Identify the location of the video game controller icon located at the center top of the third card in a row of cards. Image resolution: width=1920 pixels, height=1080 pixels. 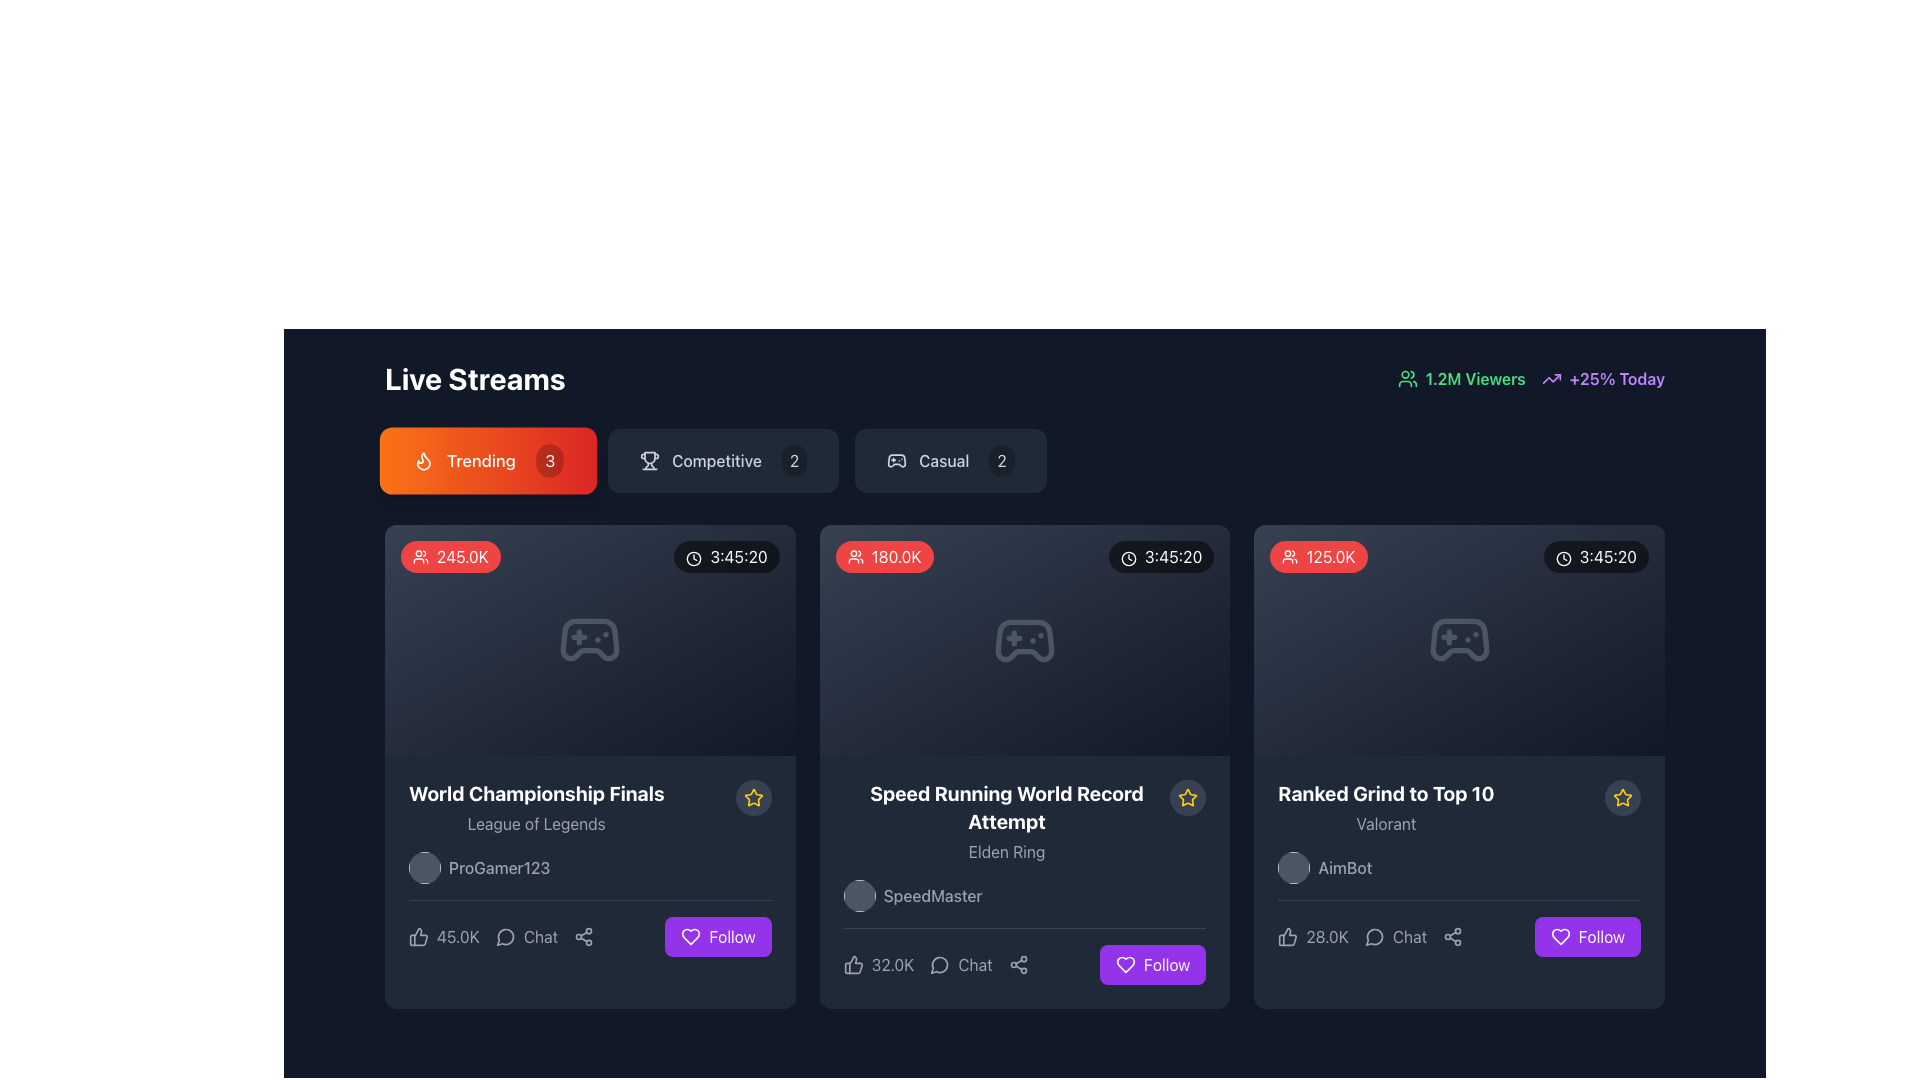
(1459, 640).